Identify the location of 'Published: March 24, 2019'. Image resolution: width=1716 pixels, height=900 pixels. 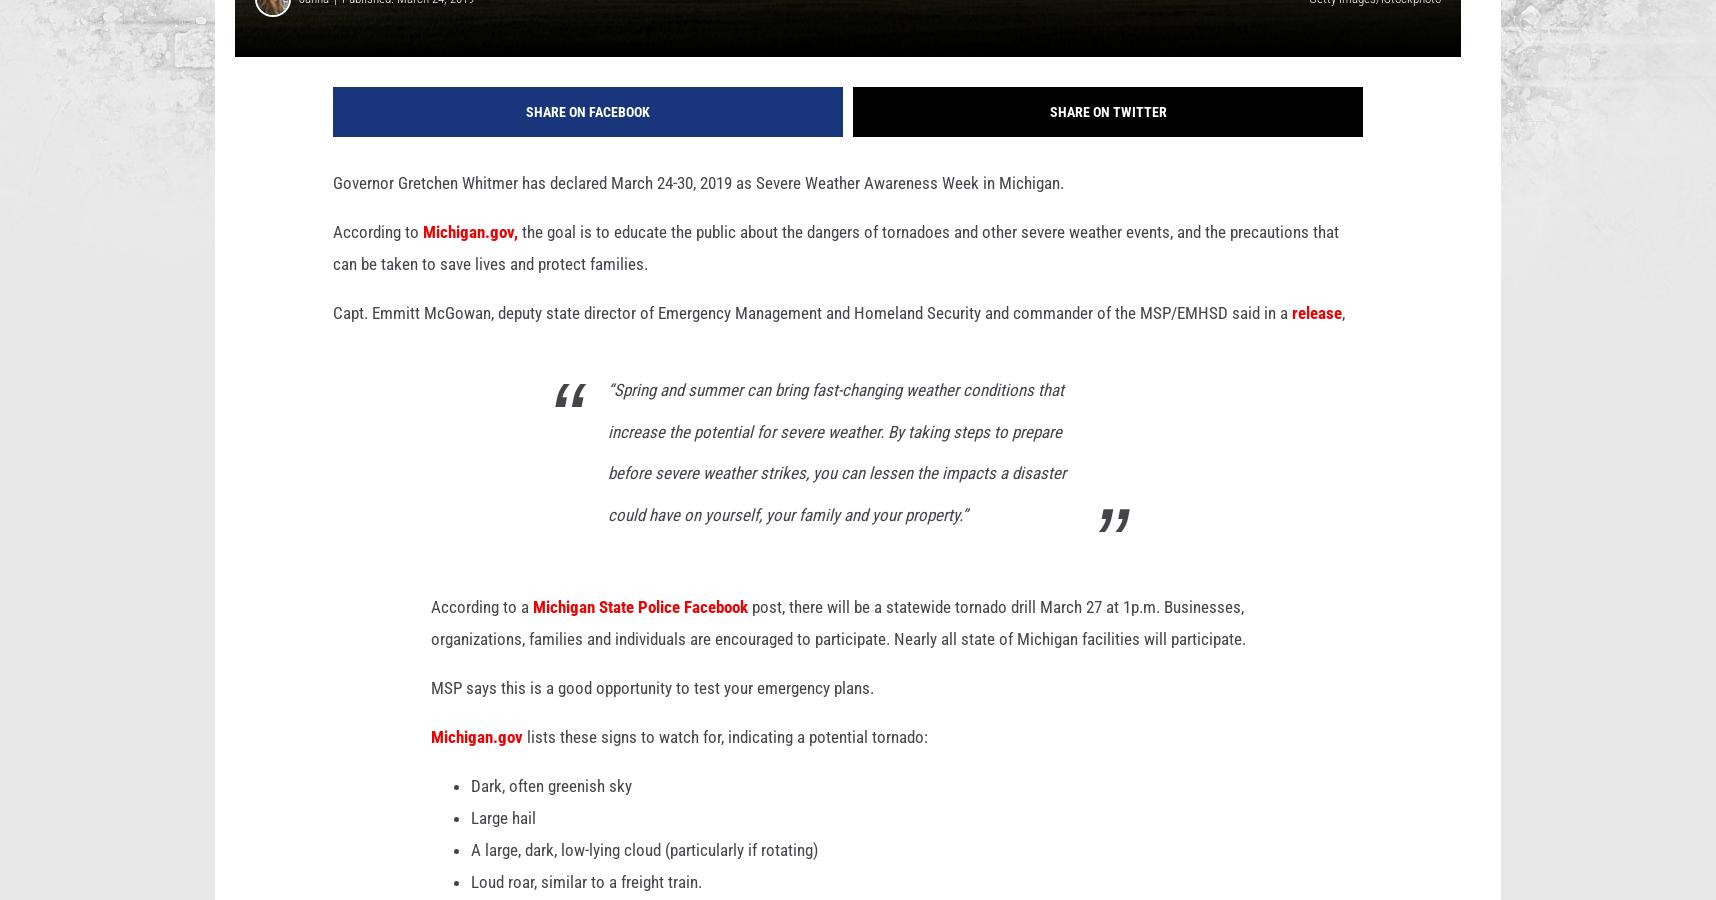
(408, 29).